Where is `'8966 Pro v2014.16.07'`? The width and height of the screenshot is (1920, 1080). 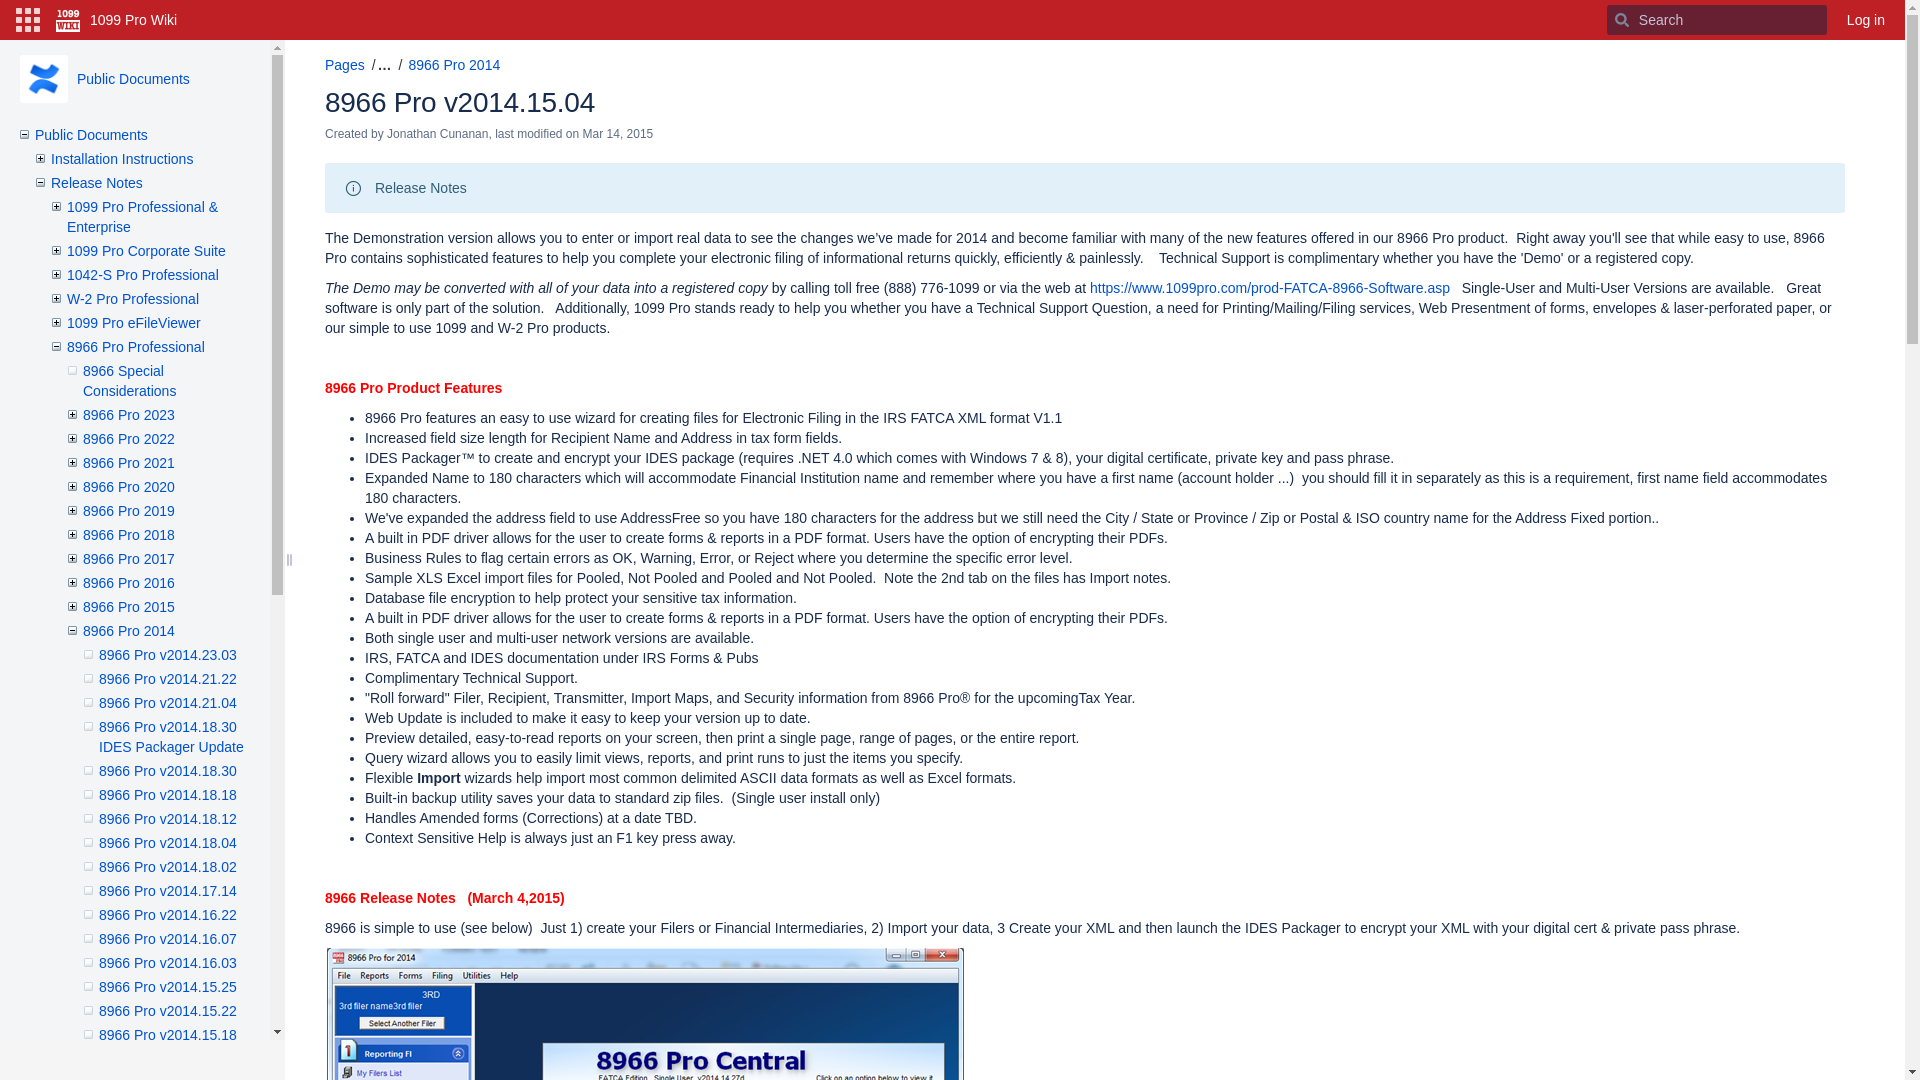
'8966 Pro v2014.16.07' is located at coordinates (168, 938).